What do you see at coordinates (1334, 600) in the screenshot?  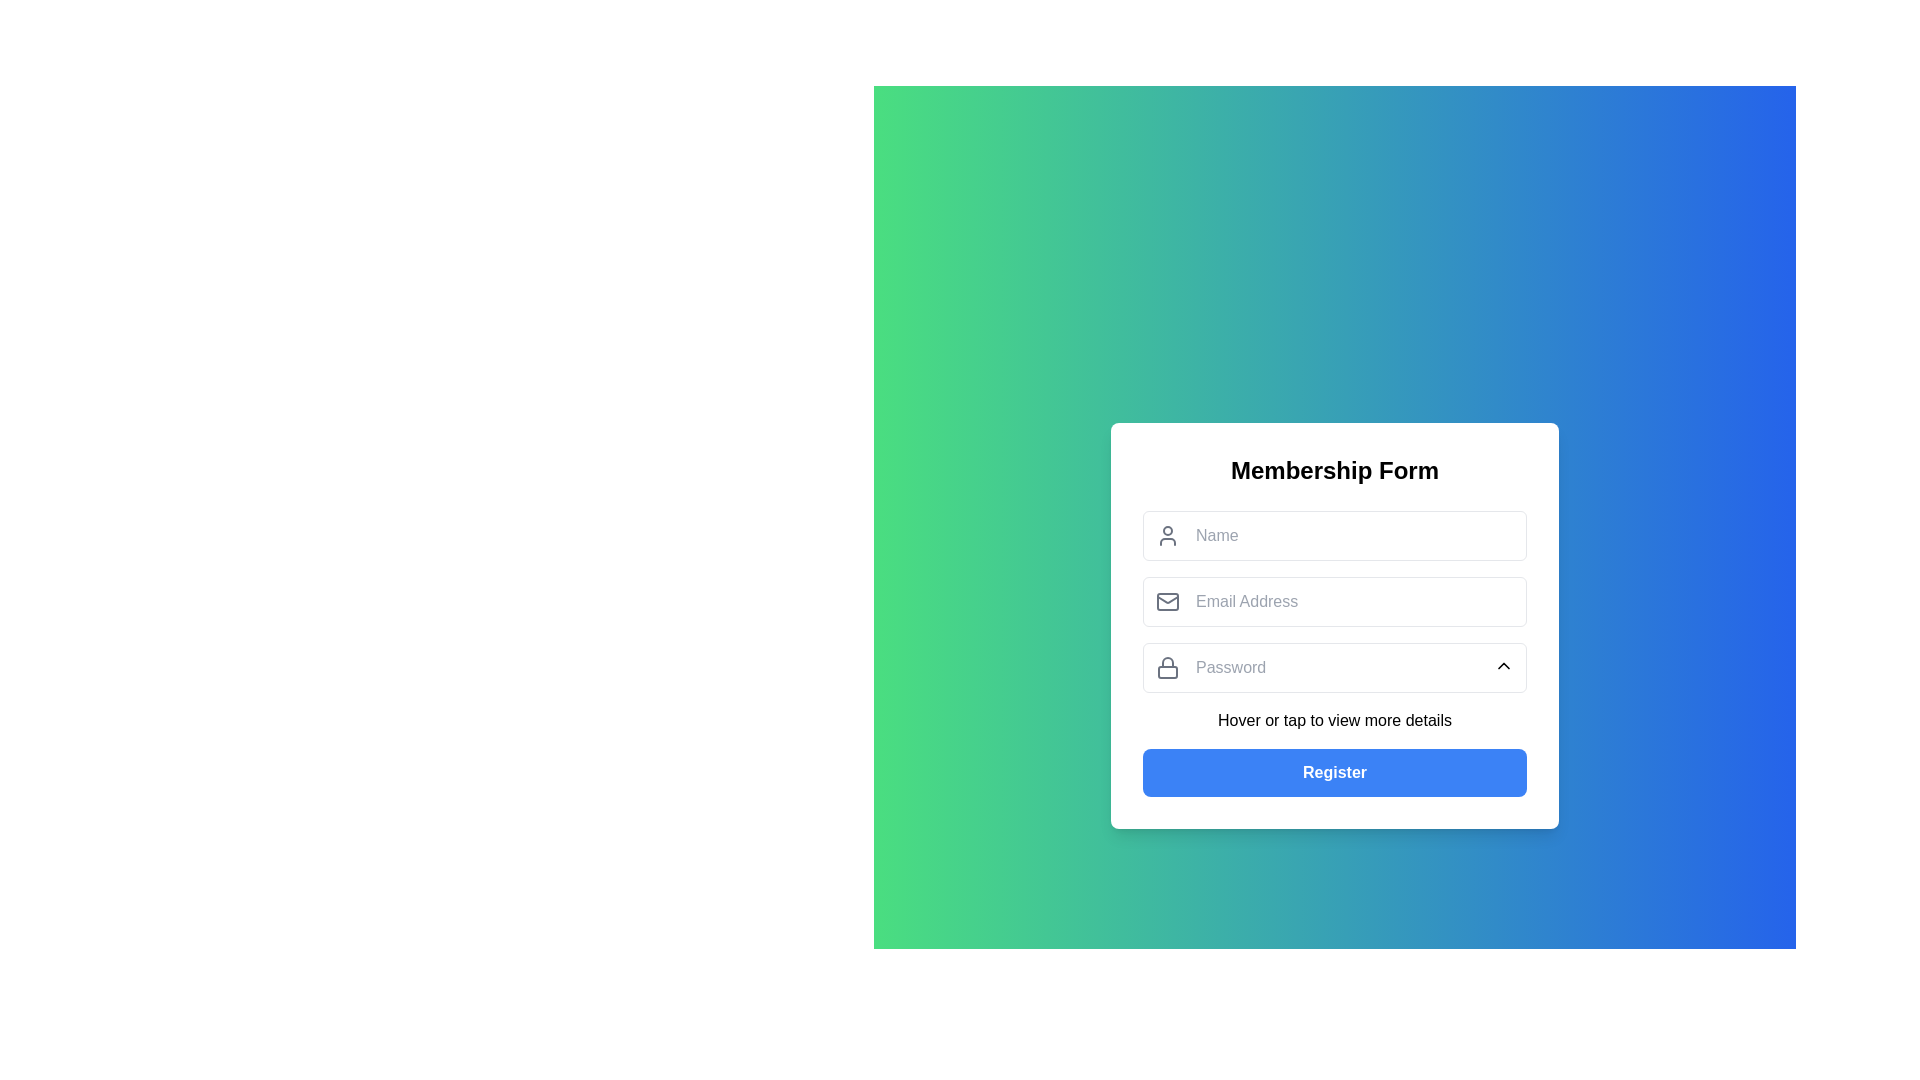 I see `the email input field situated below the name input field in the form` at bounding box center [1334, 600].